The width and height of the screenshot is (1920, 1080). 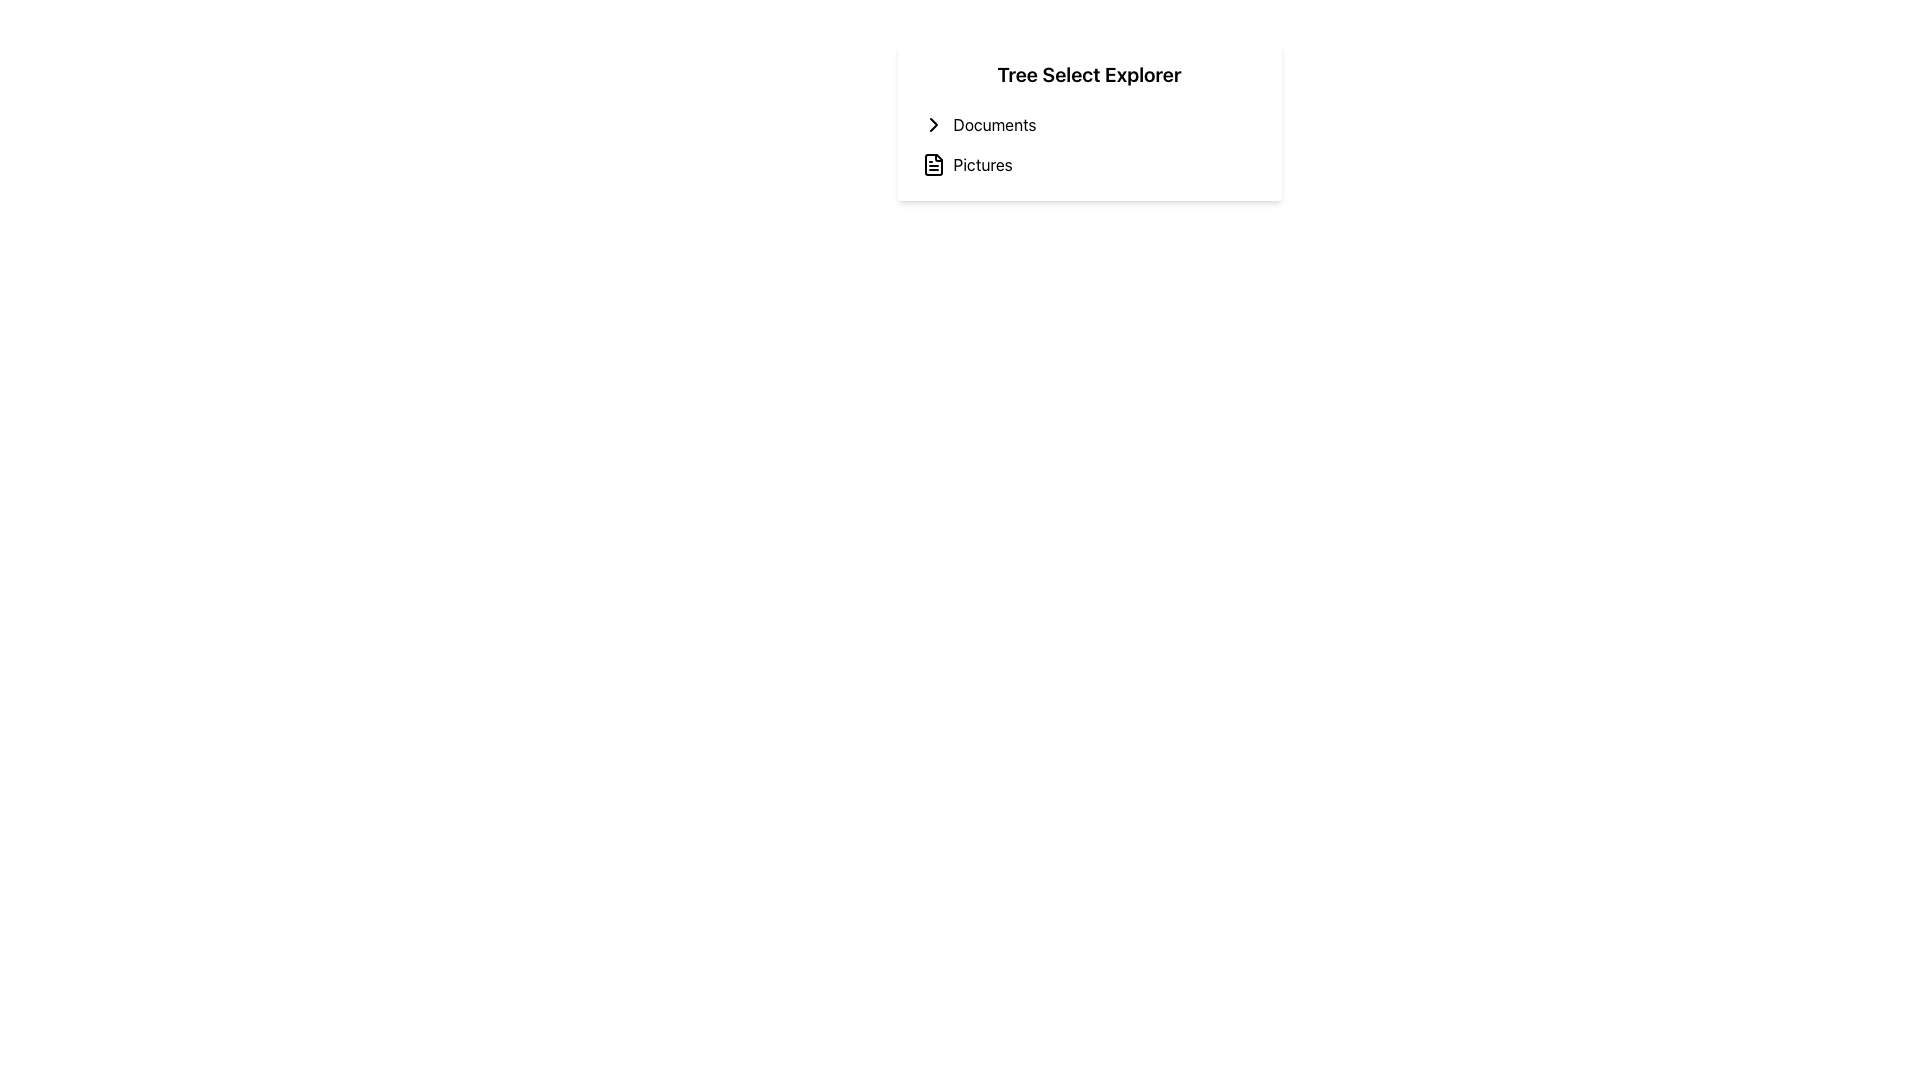 What do you see at coordinates (932, 124) in the screenshot?
I see `the chevron/arrow icon that indicates an expandable or collapsible state associated with the Documents label for visual feedback` at bounding box center [932, 124].